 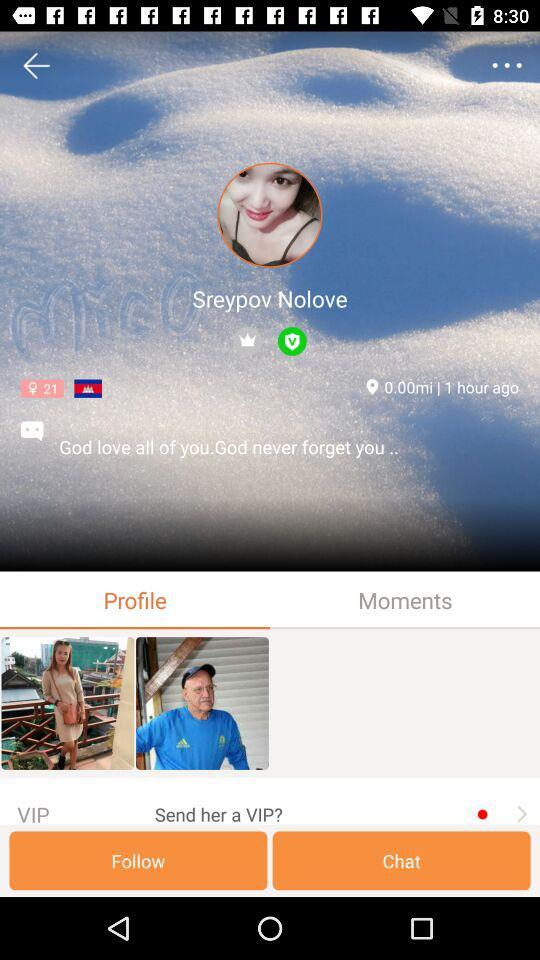 I want to click on the avatar icon, so click(x=270, y=215).